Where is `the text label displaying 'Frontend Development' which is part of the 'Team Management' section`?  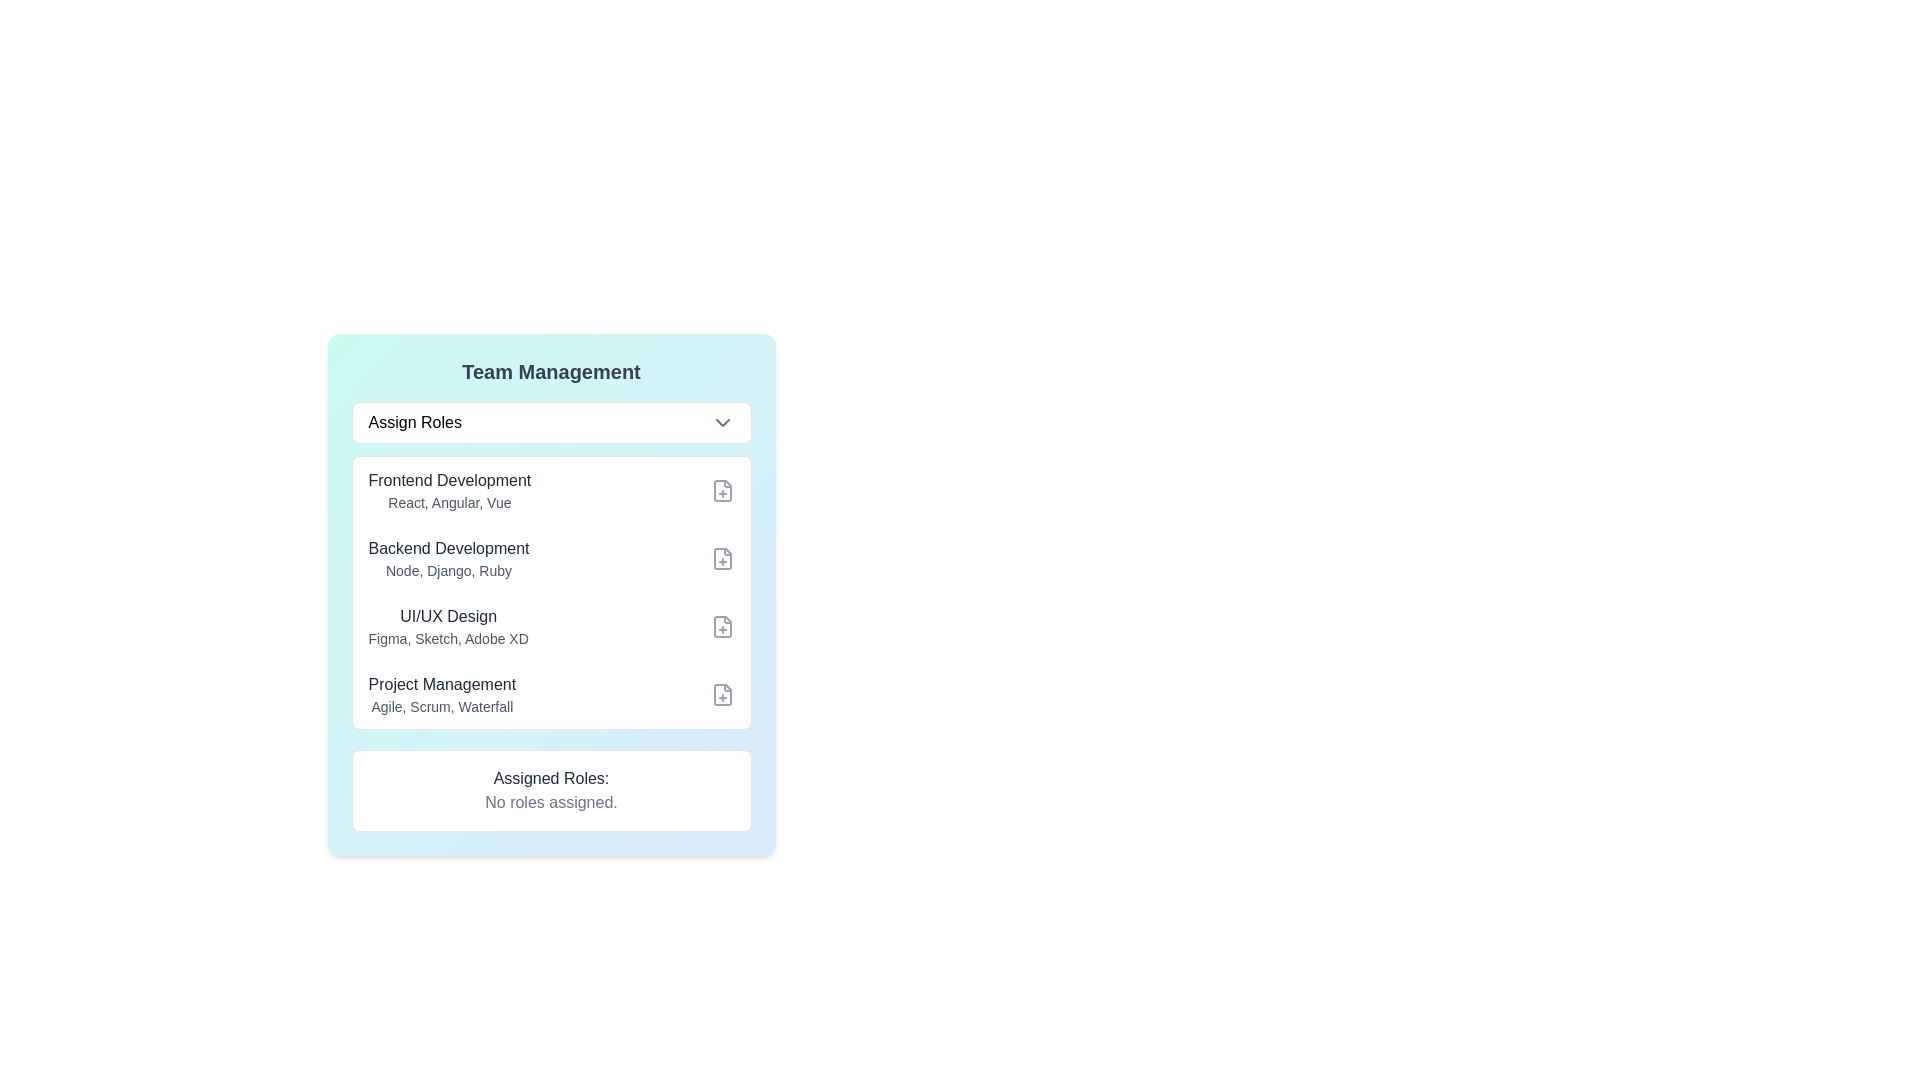
the text label displaying 'Frontend Development' which is part of the 'Team Management' section is located at coordinates (448, 481).